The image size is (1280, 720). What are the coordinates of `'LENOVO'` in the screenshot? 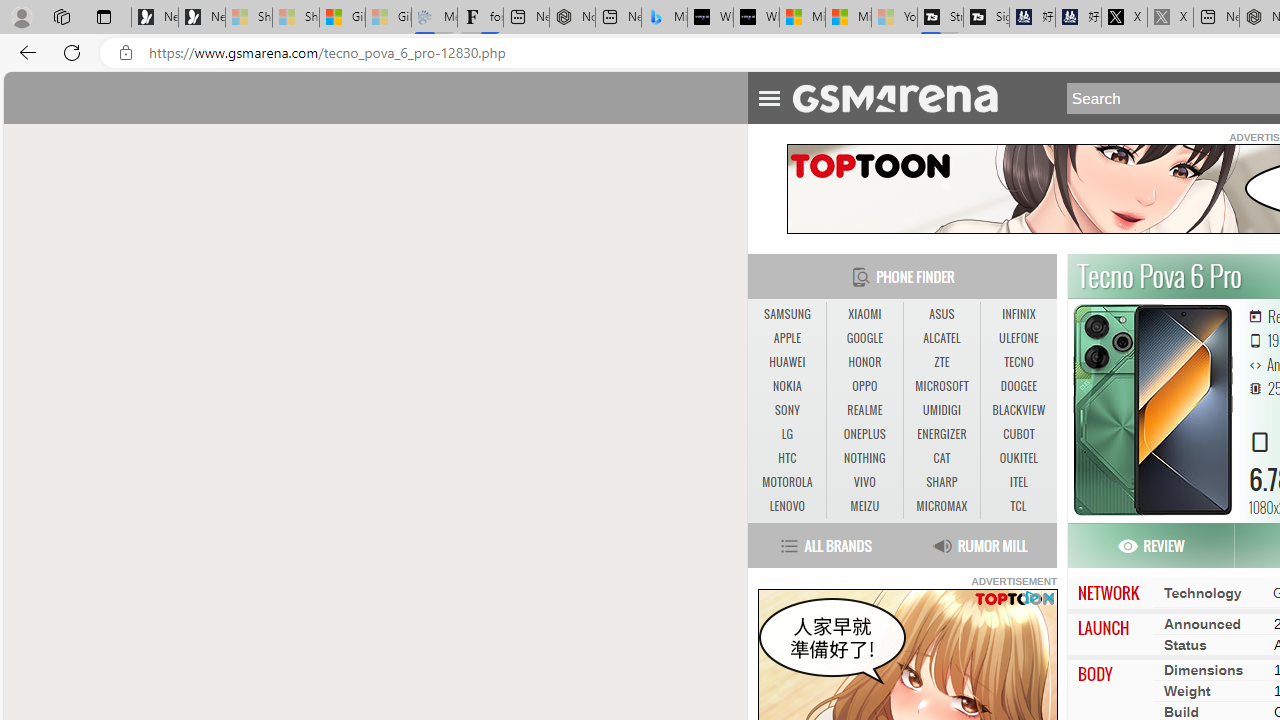 It's located at (786, 505).